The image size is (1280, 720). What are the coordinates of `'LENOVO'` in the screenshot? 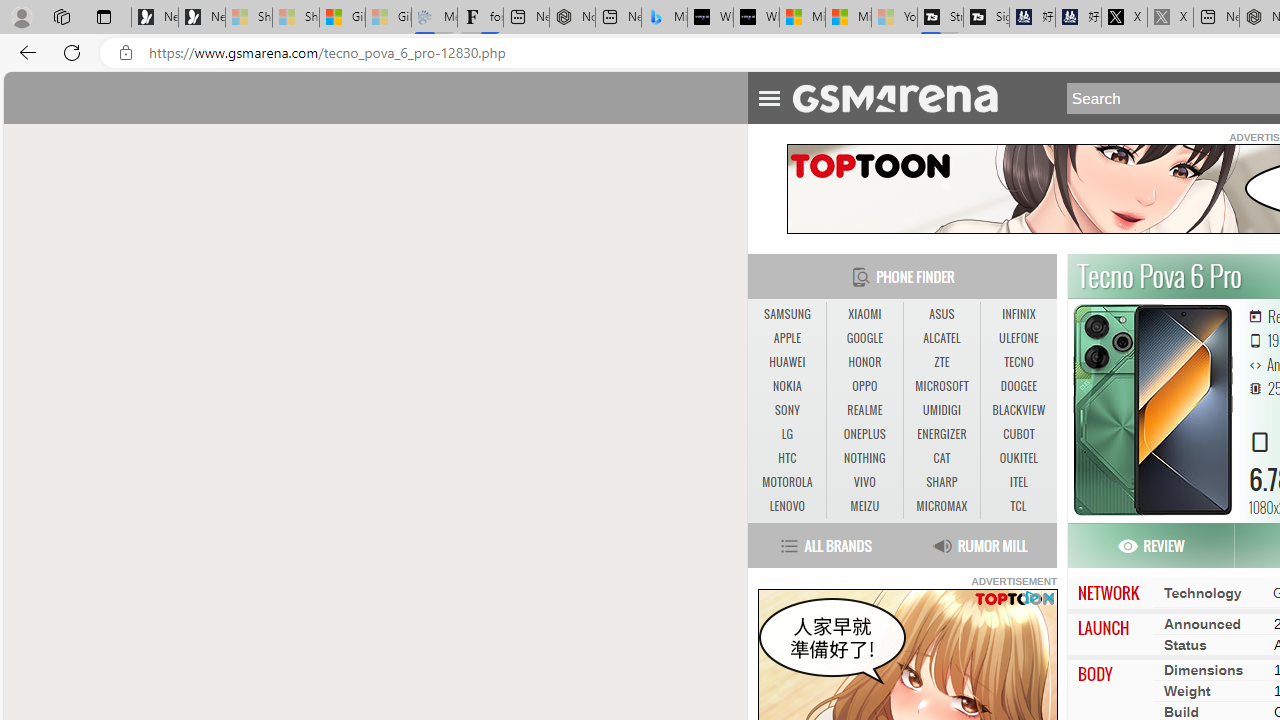 It's located at (786, 505).